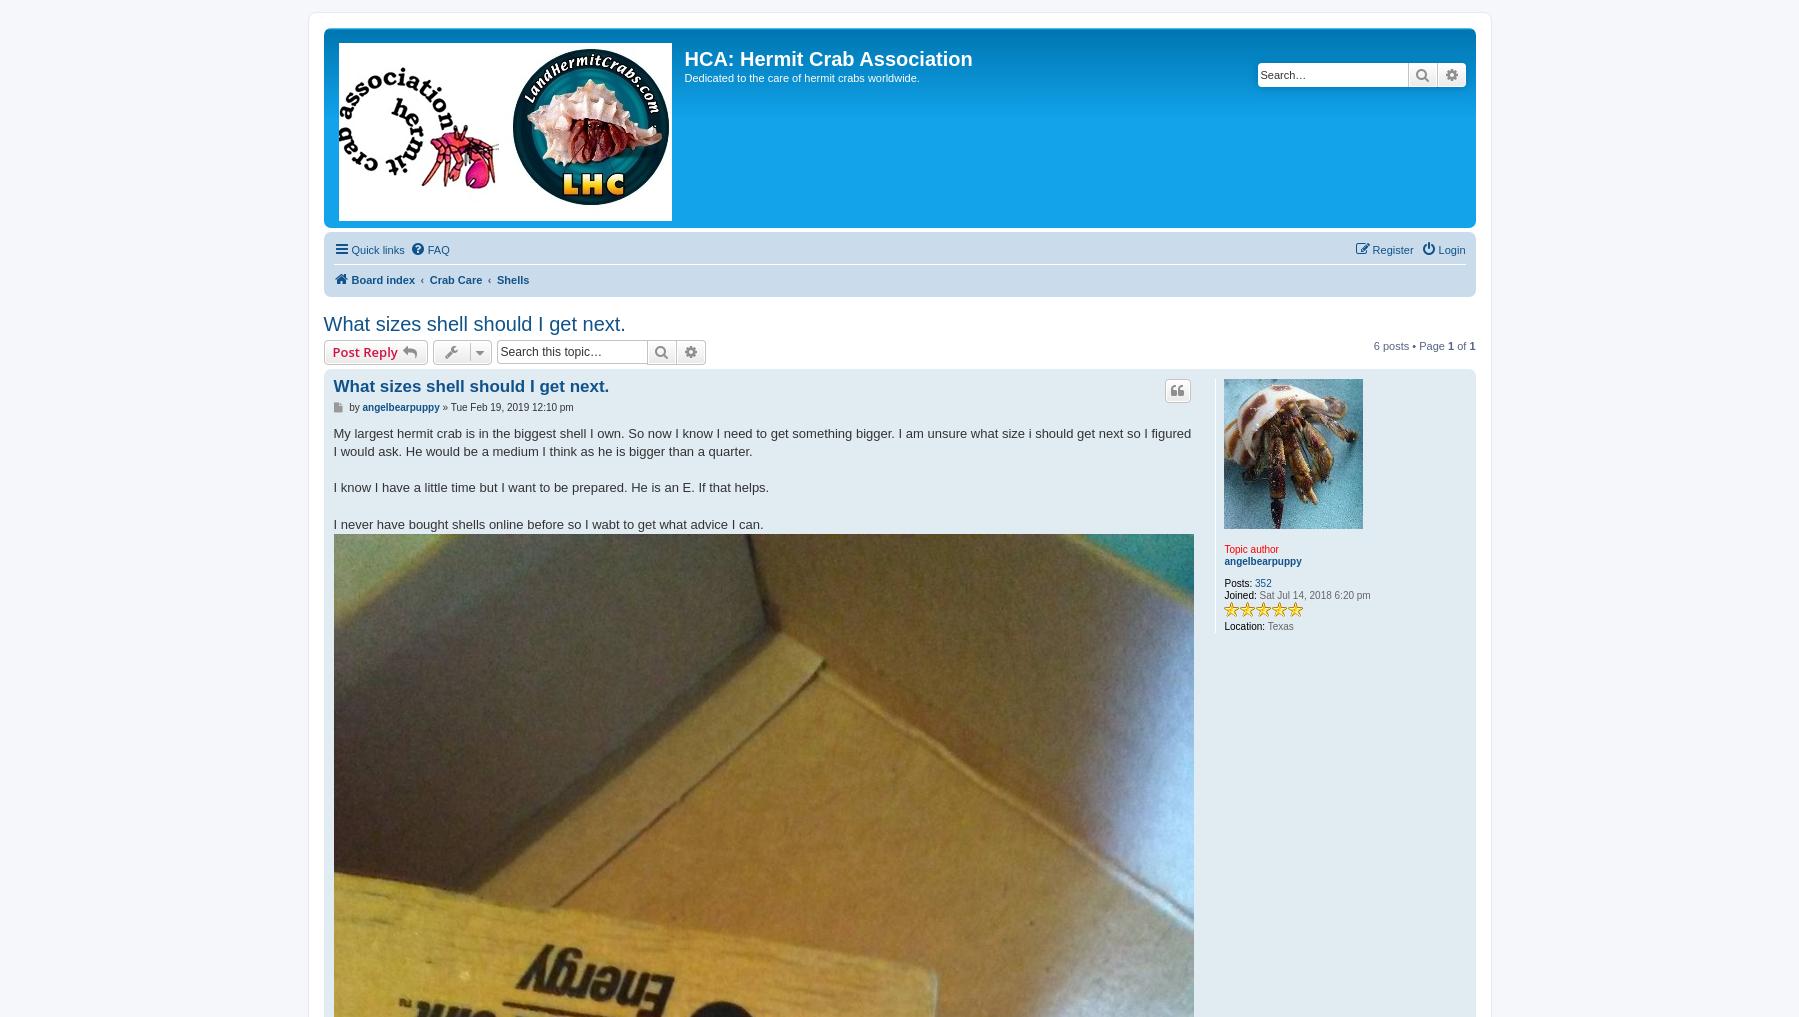 This screenshot has width=1799, height=1017. Describe the element at coordinates (511, 406) in the screenshot. I see `'Tue Feb 19, 2019 12:10 pm'` at that location.